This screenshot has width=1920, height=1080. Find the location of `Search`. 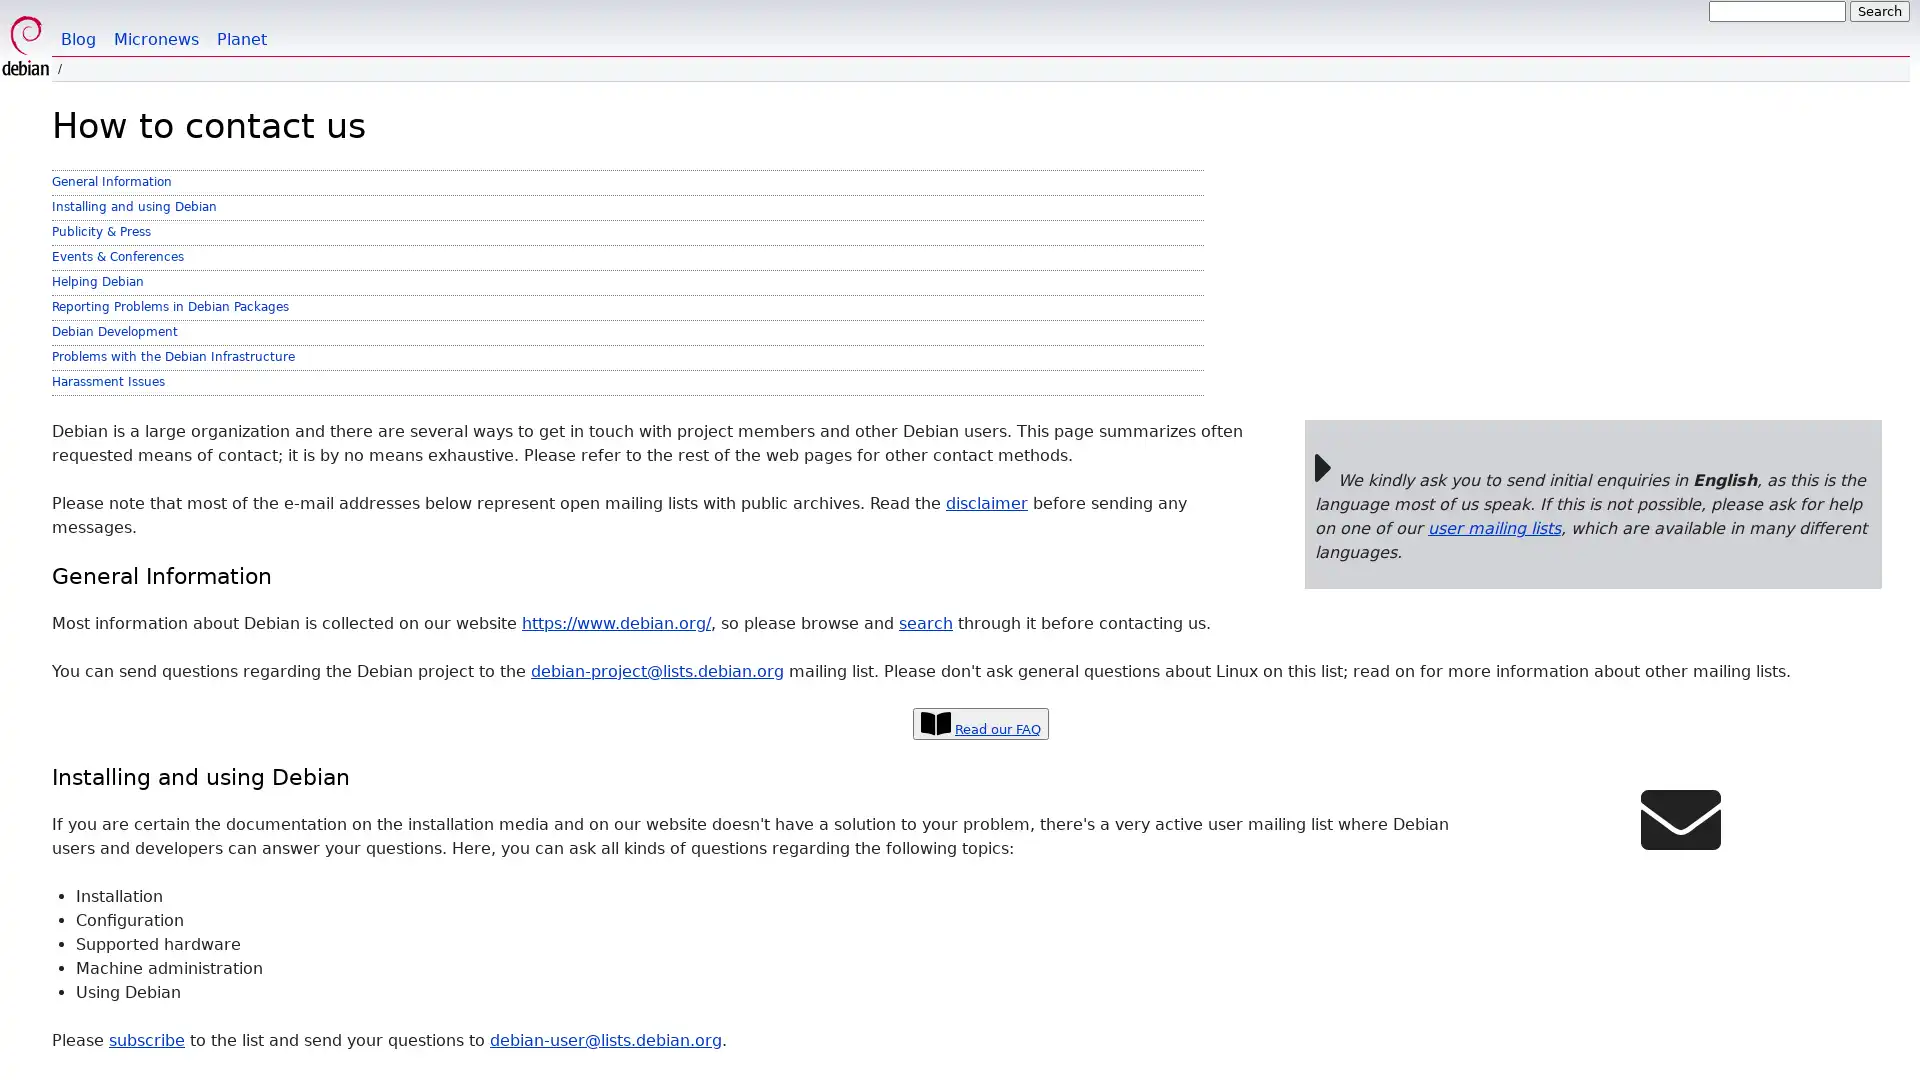

Search is located at coordinates (1879, 11).